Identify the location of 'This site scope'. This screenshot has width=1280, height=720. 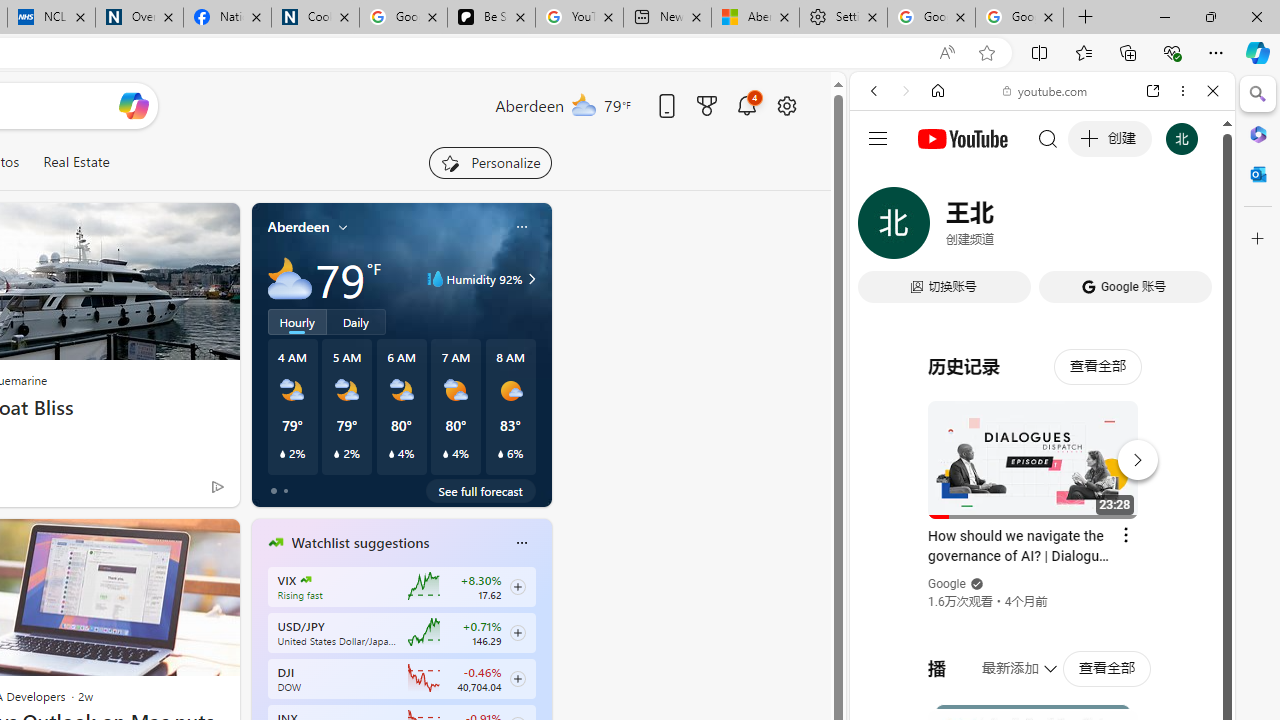
(935, 180).